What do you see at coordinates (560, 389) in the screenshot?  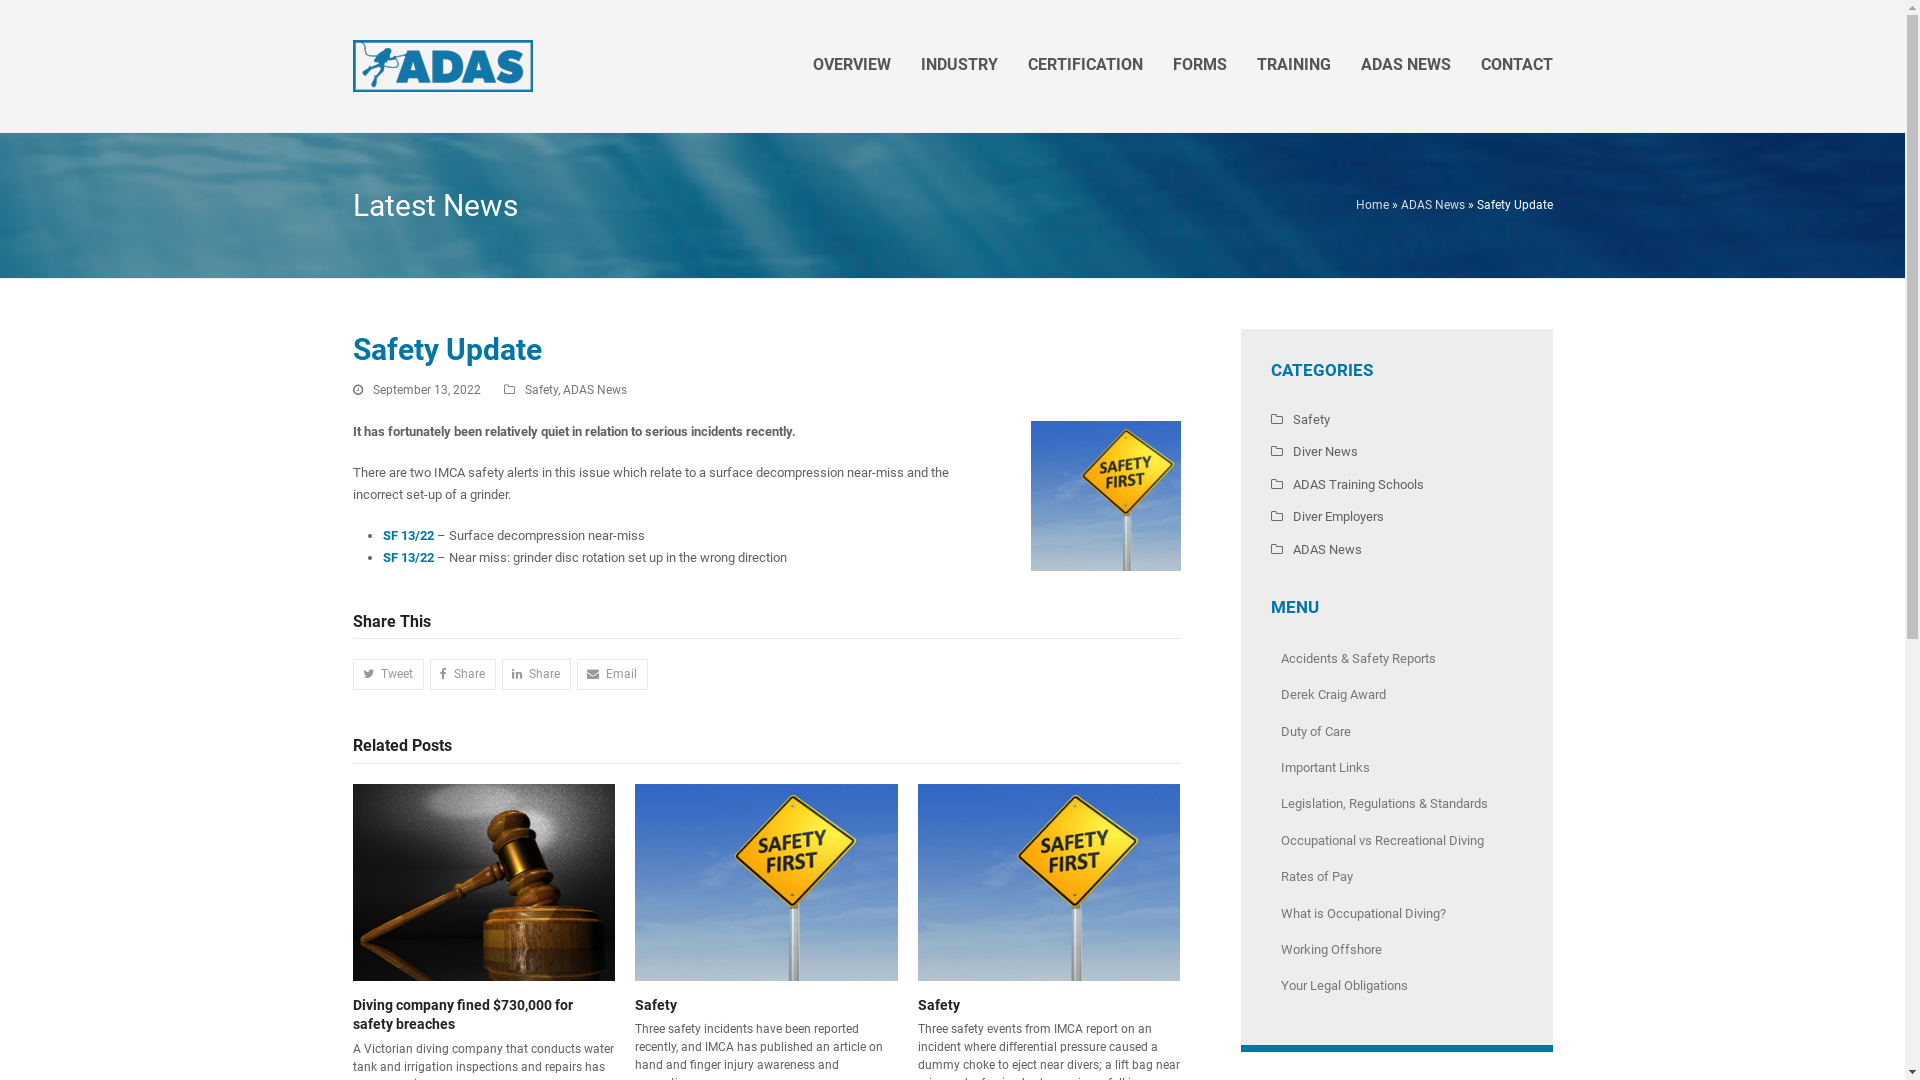 I see `'ADAS News'` at bounding box center [560, 389].